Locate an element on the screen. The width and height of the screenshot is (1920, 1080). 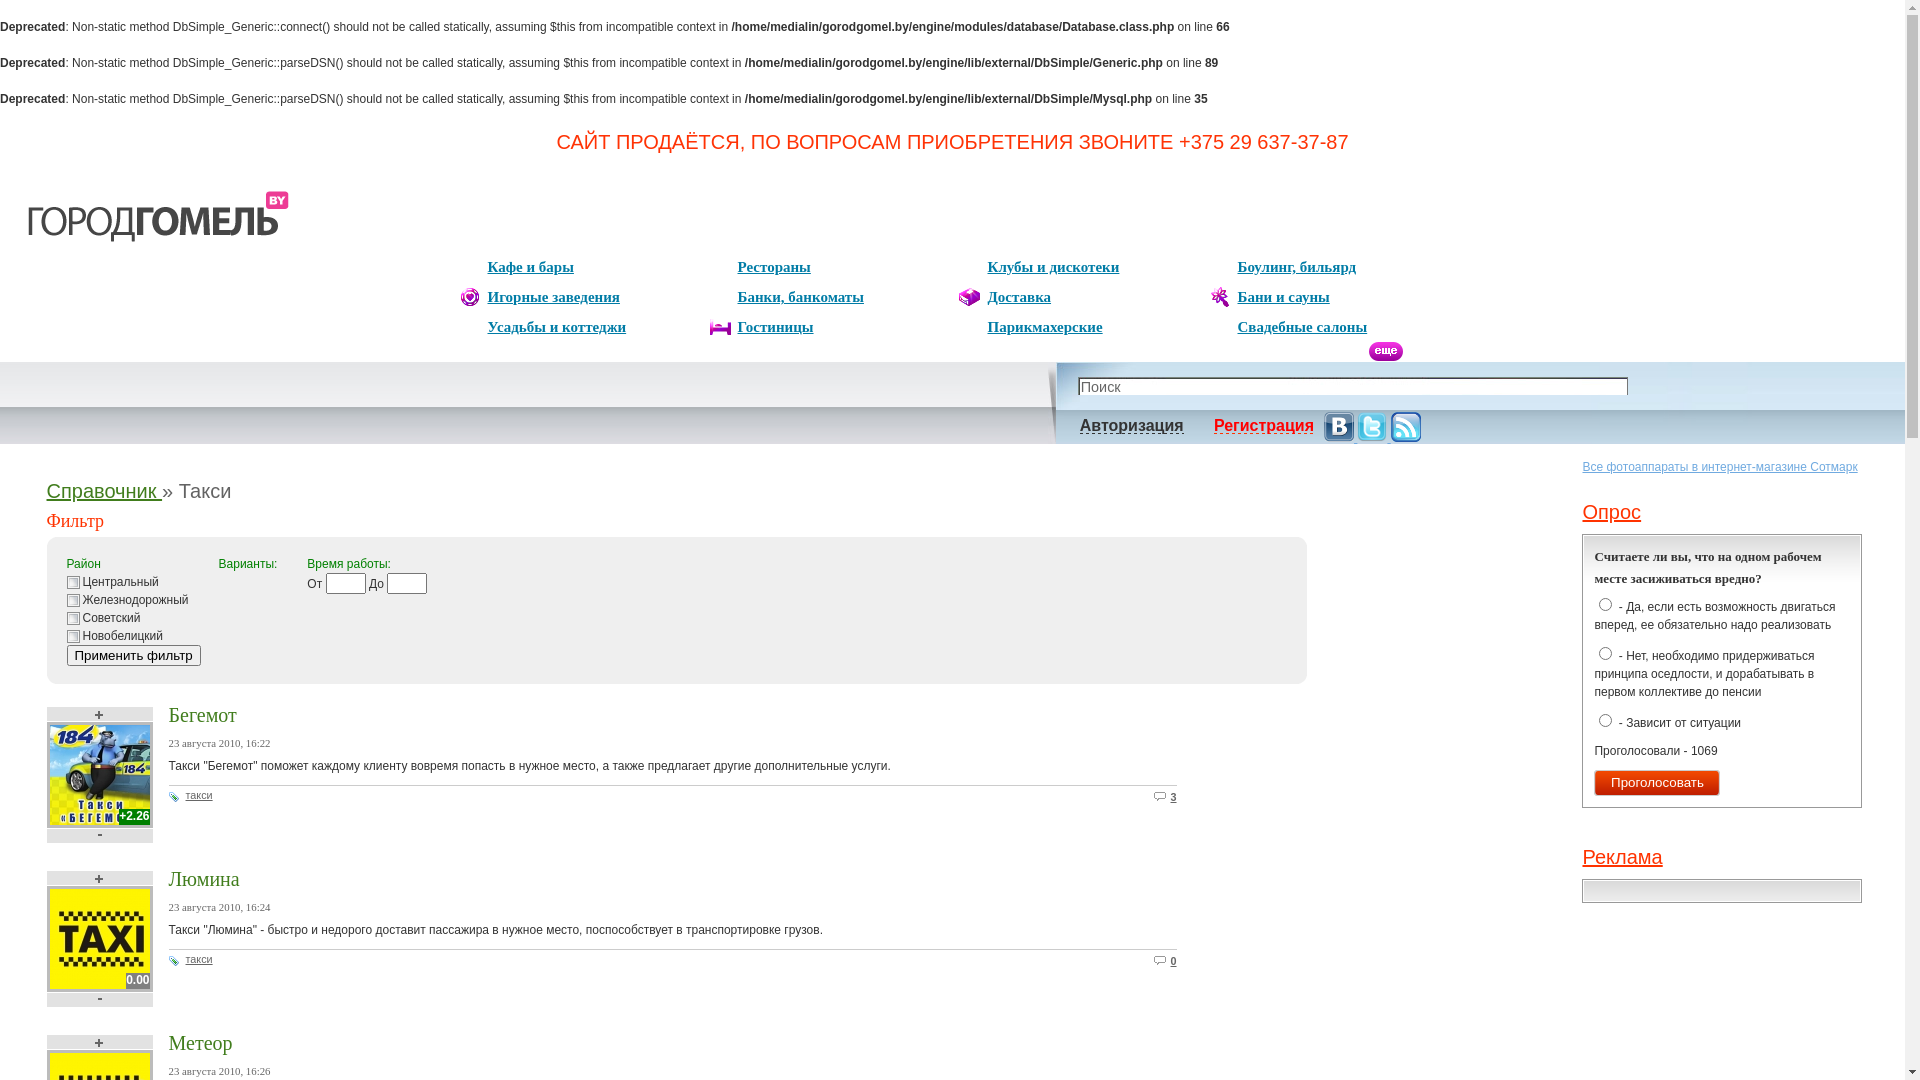
'3' is located at coordinates (1171, 796).